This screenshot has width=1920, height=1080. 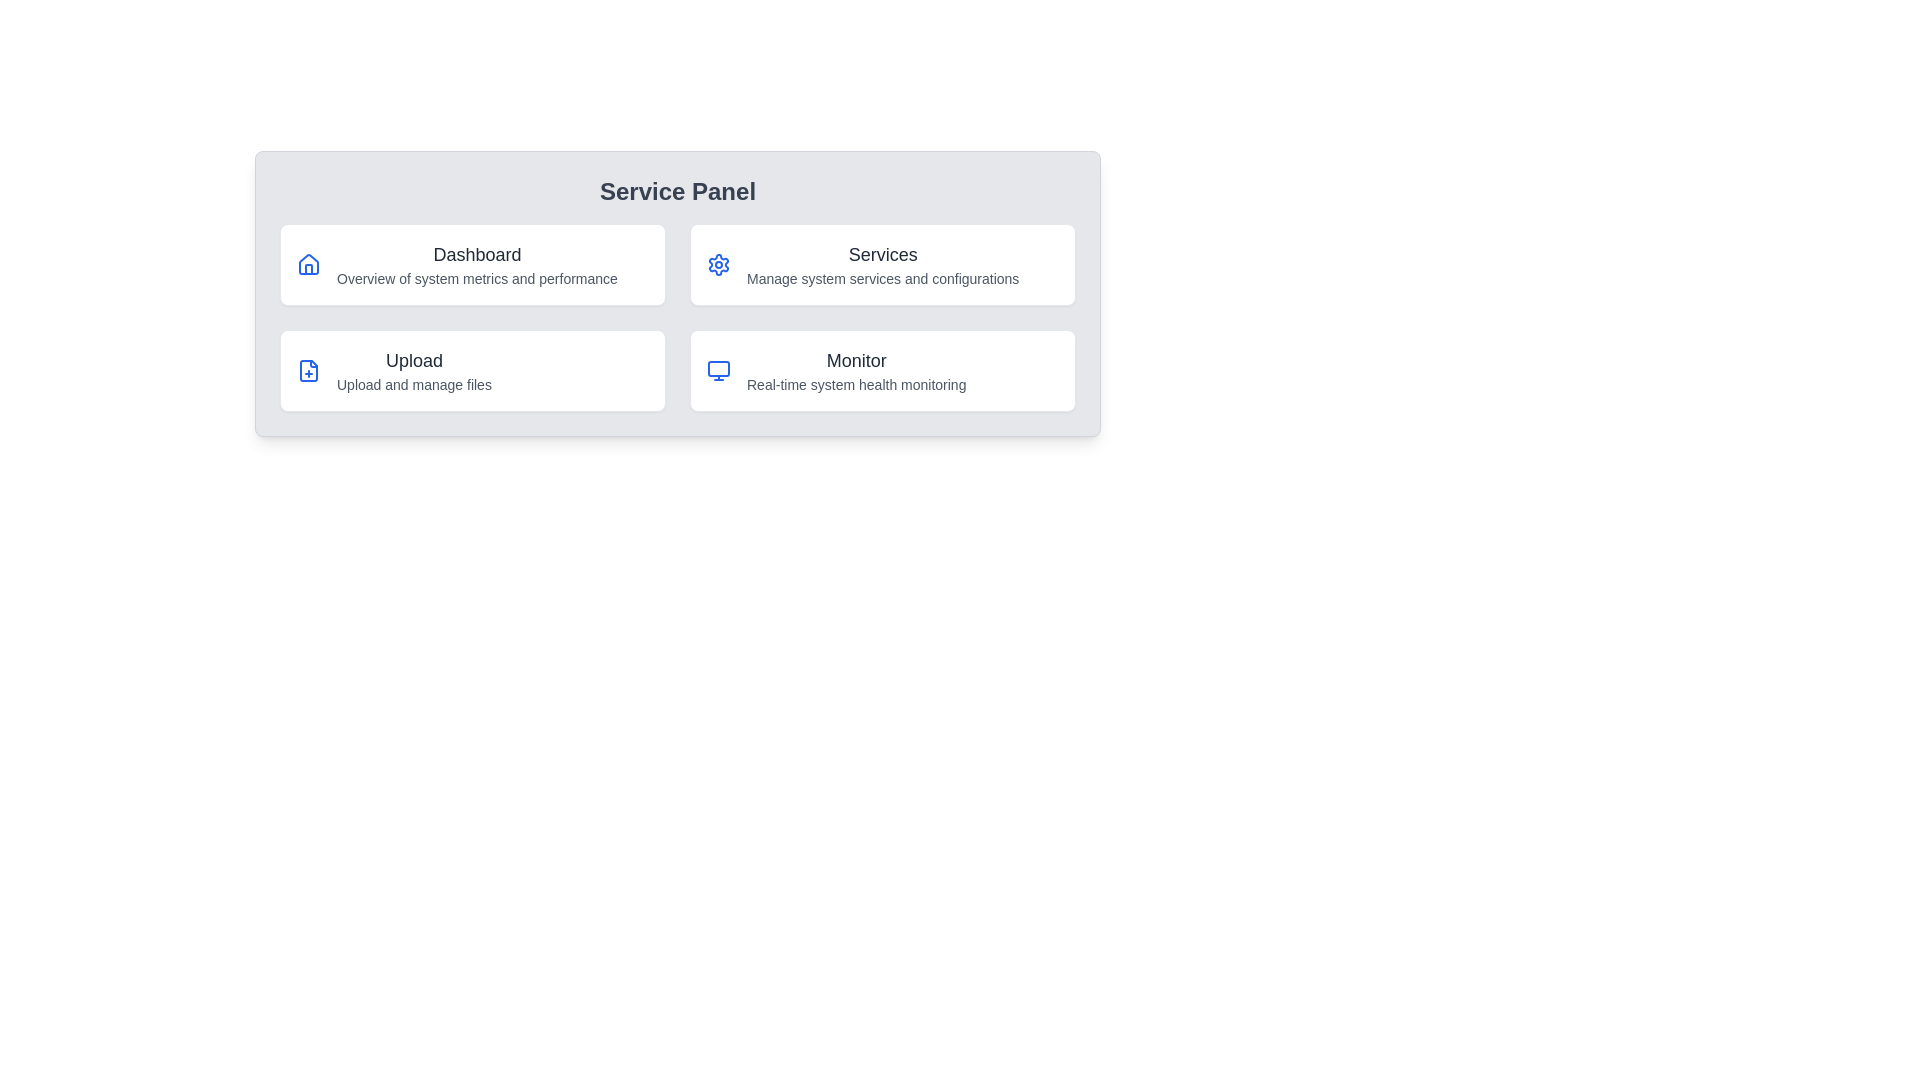 What do you see at coordinates (476, 264) in the screenshot?
I see `the text block that serves as a heading in the service panel, located to the right of the blue house icon` at bounding box center [476, 264].